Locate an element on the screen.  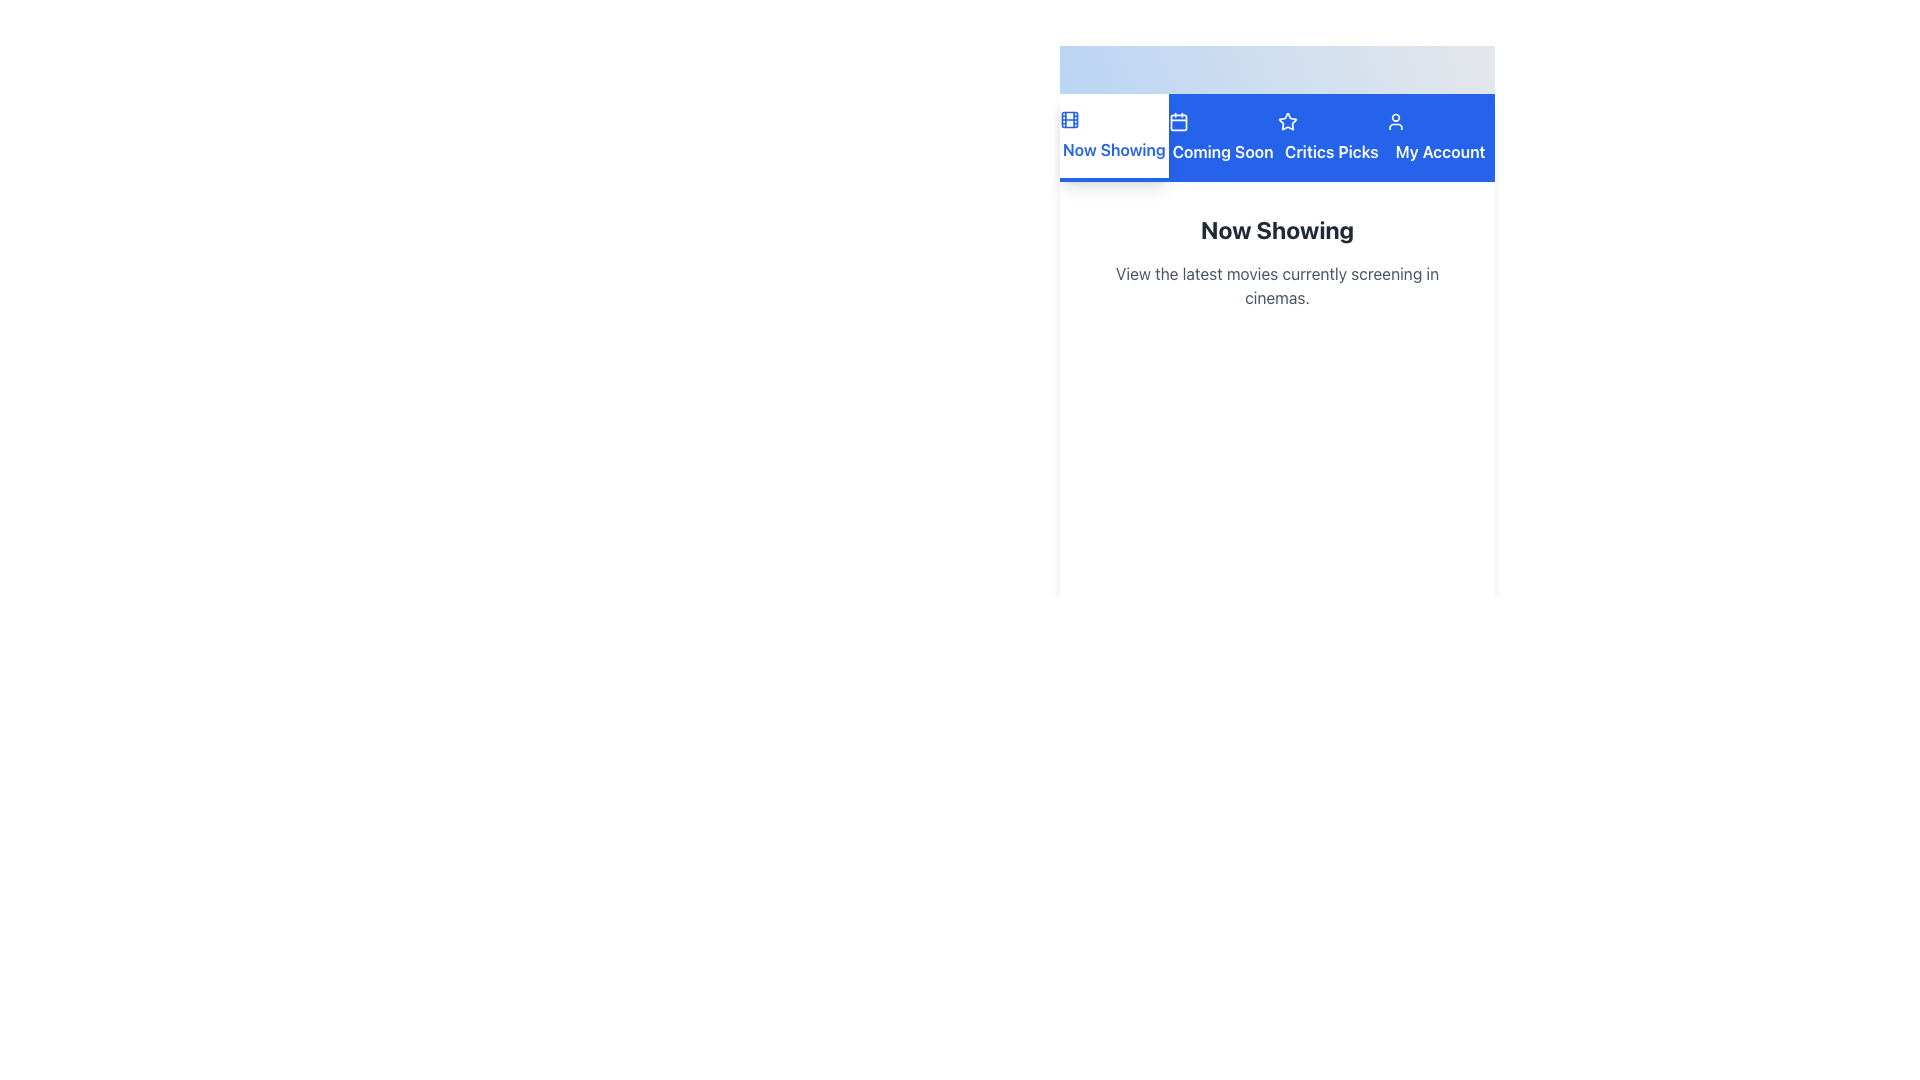
text element that provides a description for the 'Now Showing' section, located directly below the 'Now Showing' title is located at coordinates (1276, 285).